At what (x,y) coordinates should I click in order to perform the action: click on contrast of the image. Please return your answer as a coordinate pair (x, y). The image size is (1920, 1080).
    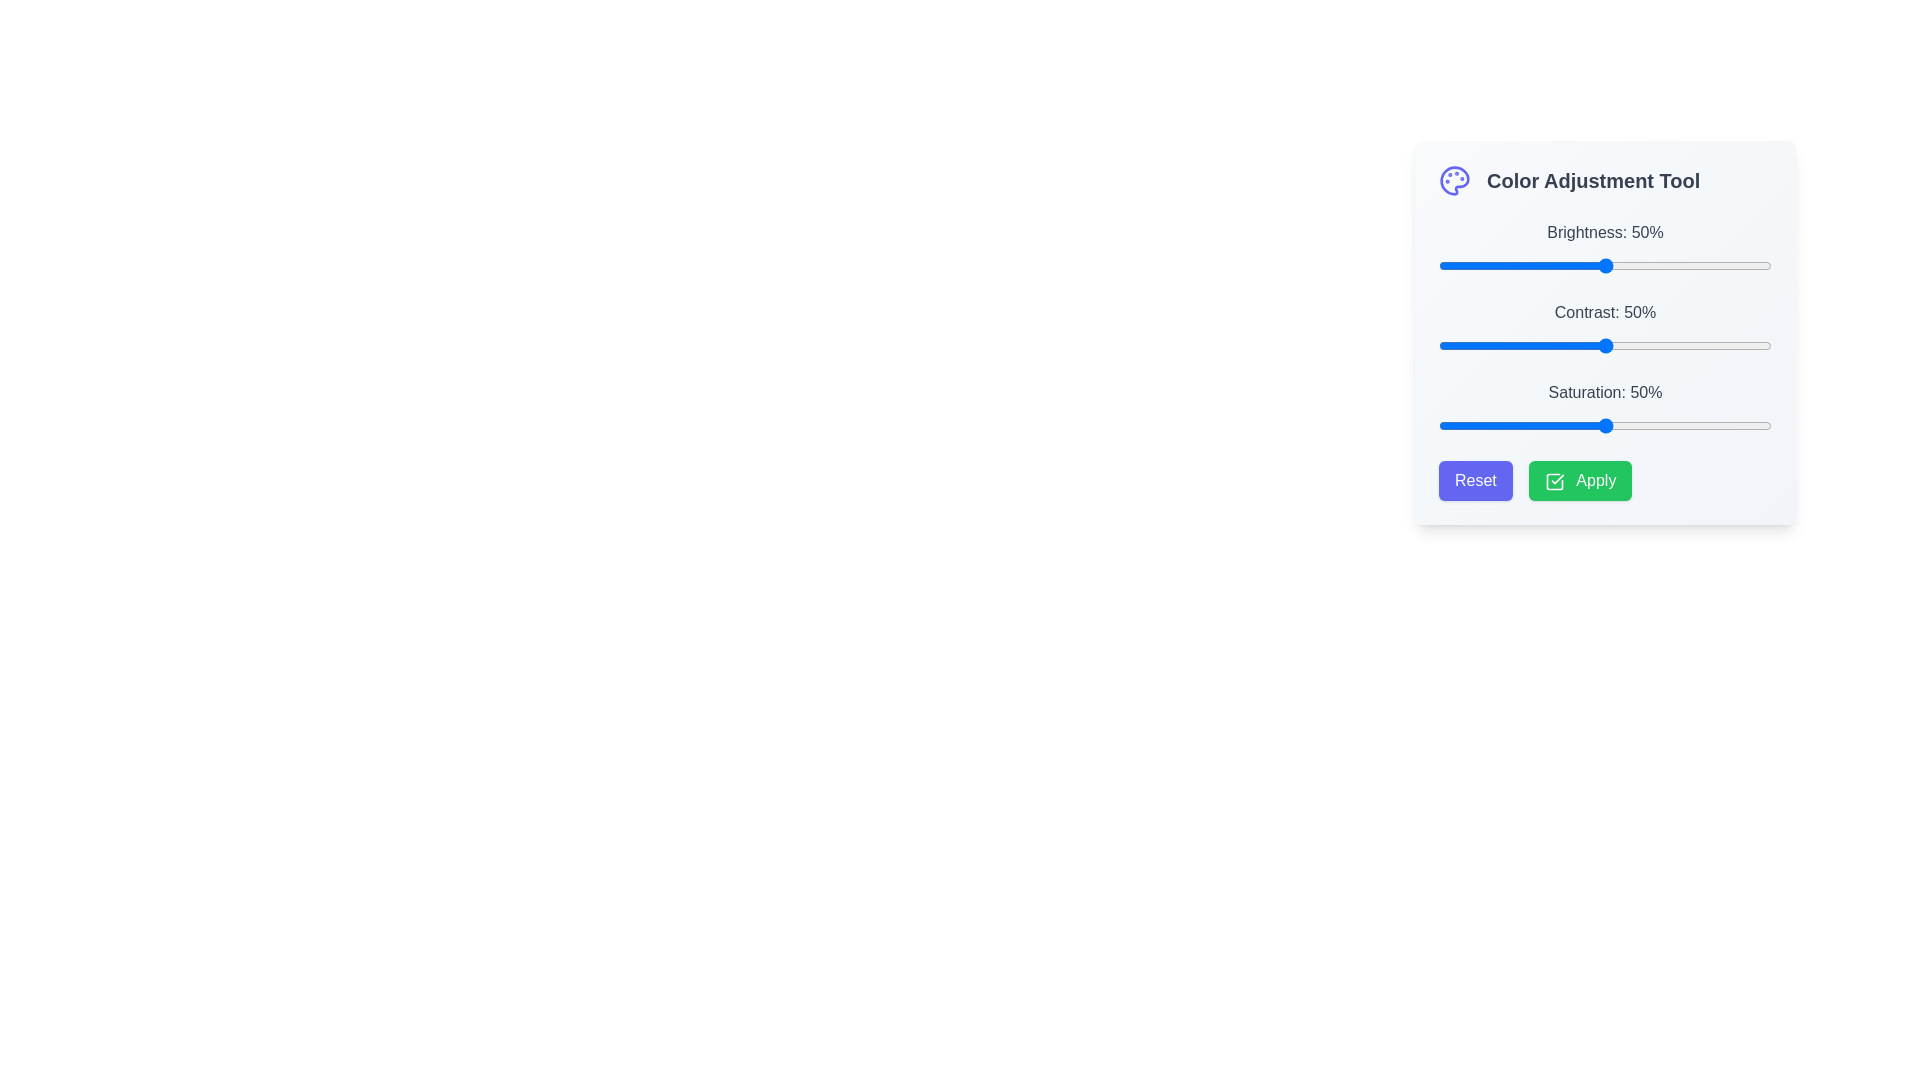
    Looking at the image, I should click on (1625, 345).